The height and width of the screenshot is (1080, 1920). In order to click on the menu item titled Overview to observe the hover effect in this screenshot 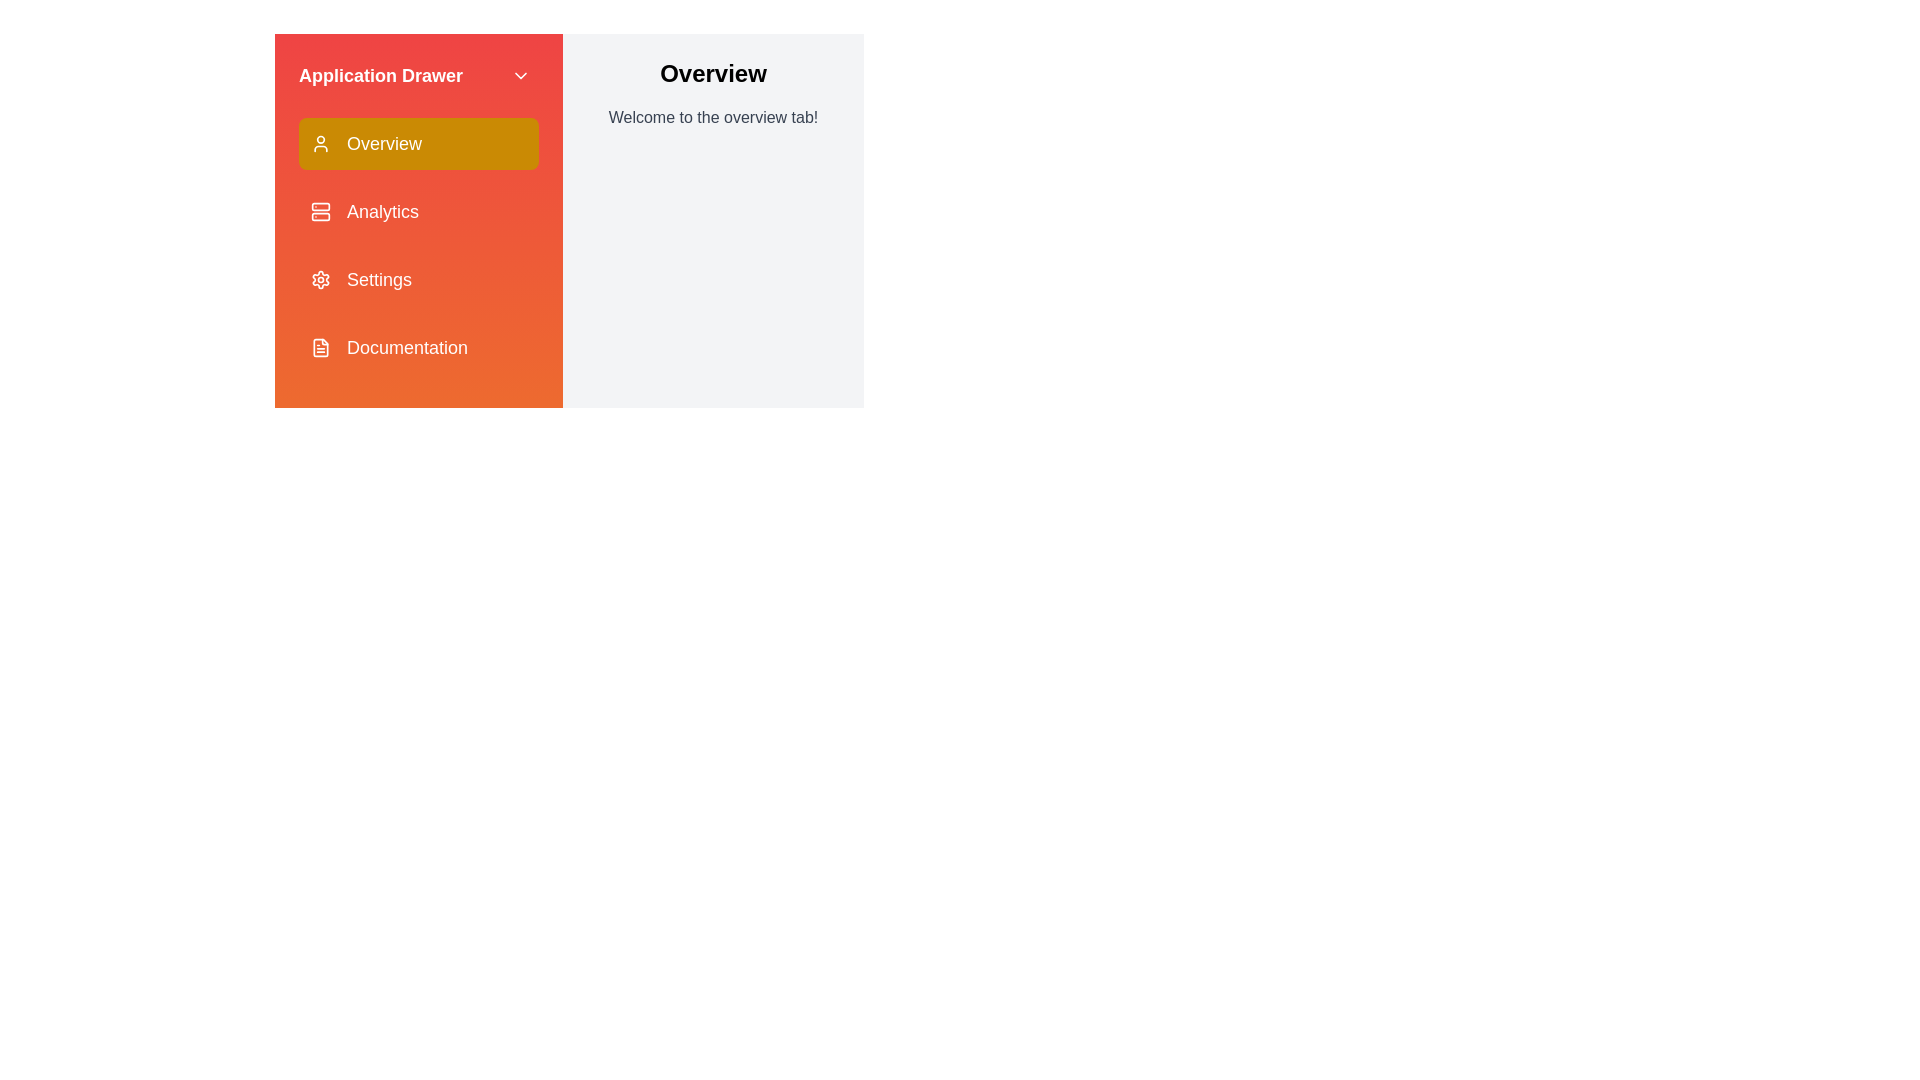, I will do `click(417, 142)`.